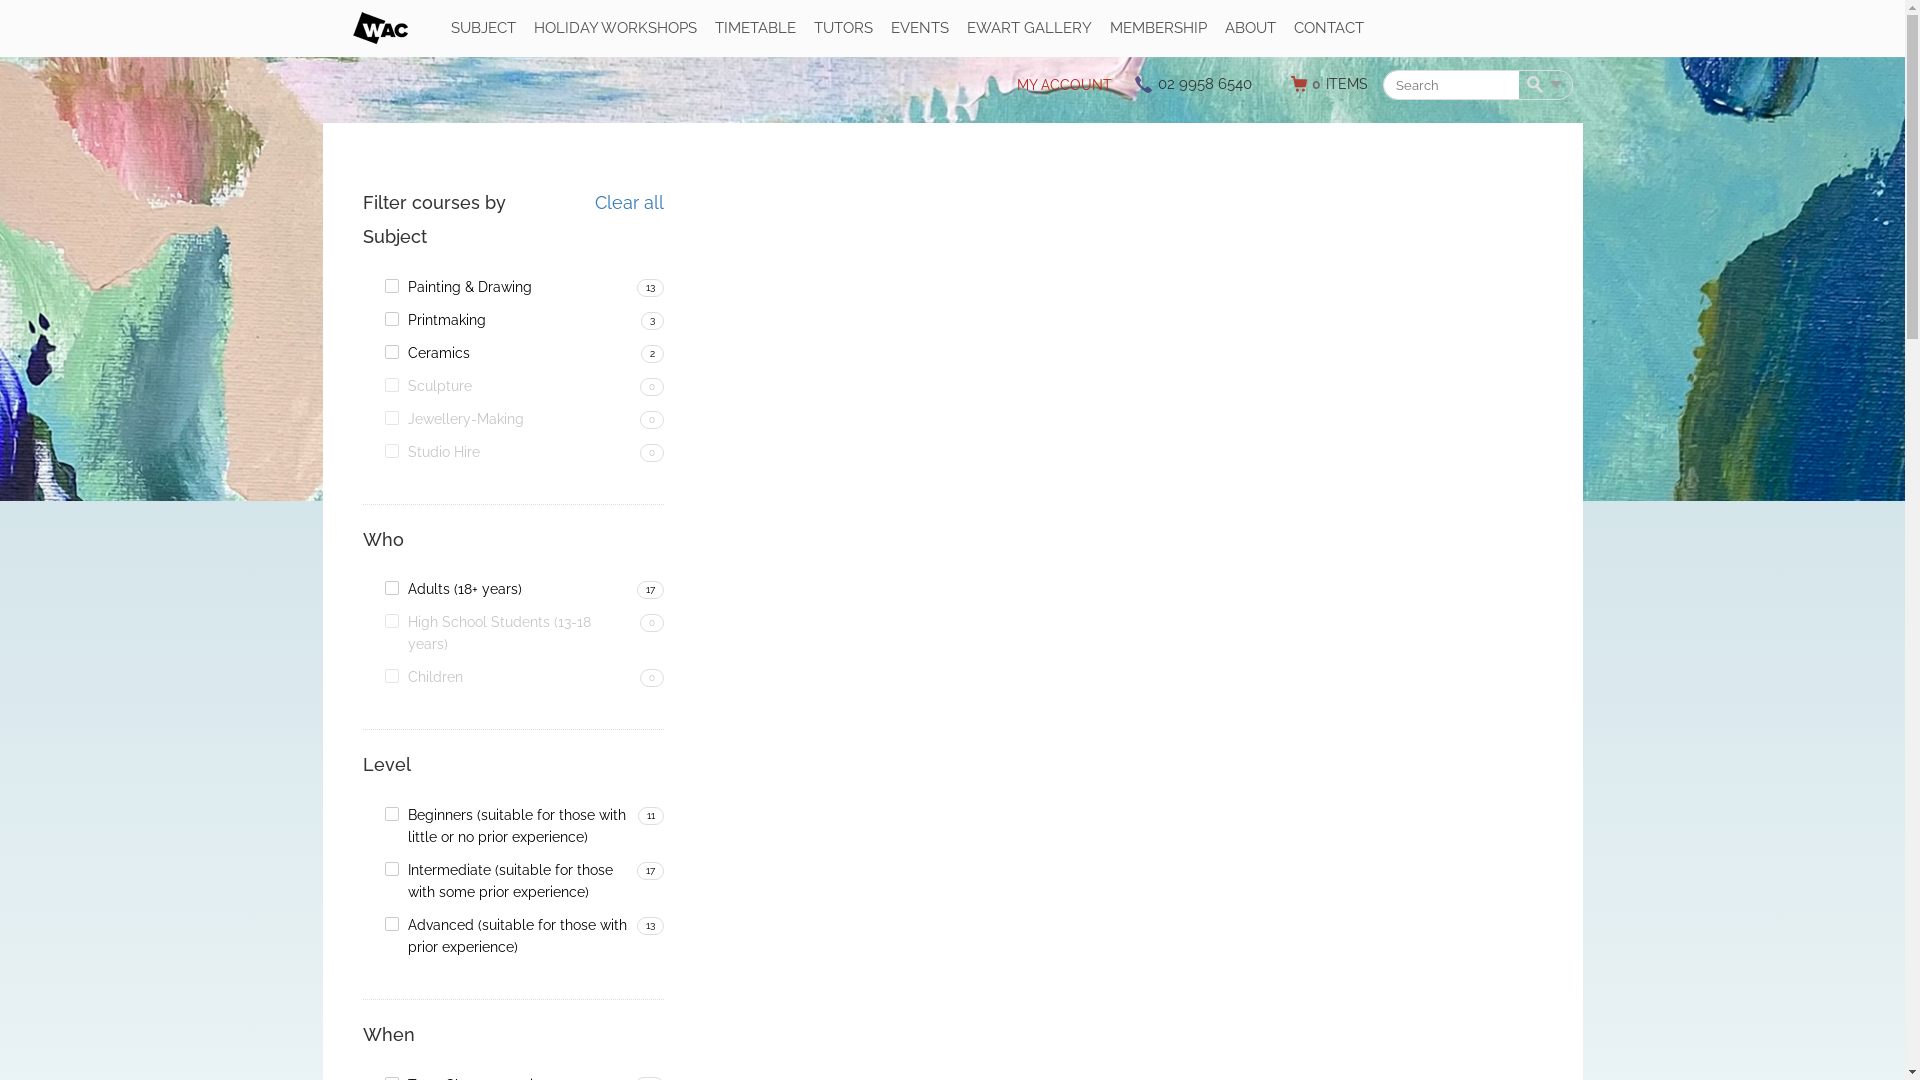 This screenshot has width=1920, height=1080. I want to click on 'EVENTS', so click(881, 27).